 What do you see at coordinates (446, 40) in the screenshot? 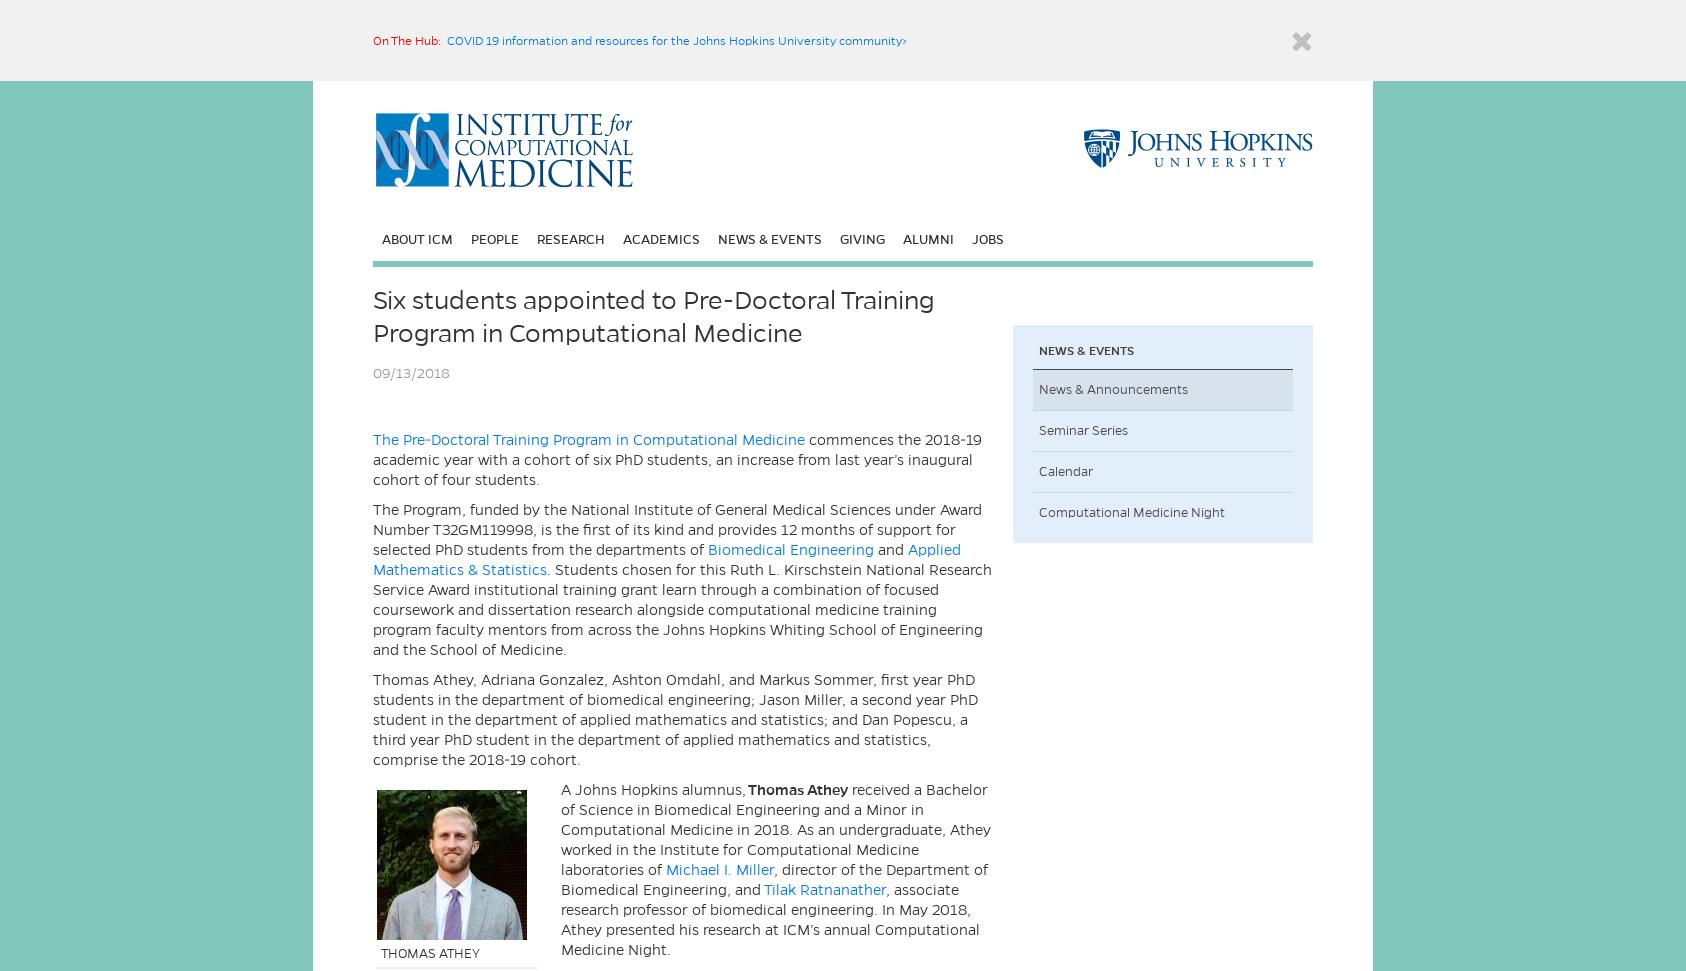
I see `'COVID 19 information and resources for the Johns Hopkins University community>'` at bounding box center [446, 40].